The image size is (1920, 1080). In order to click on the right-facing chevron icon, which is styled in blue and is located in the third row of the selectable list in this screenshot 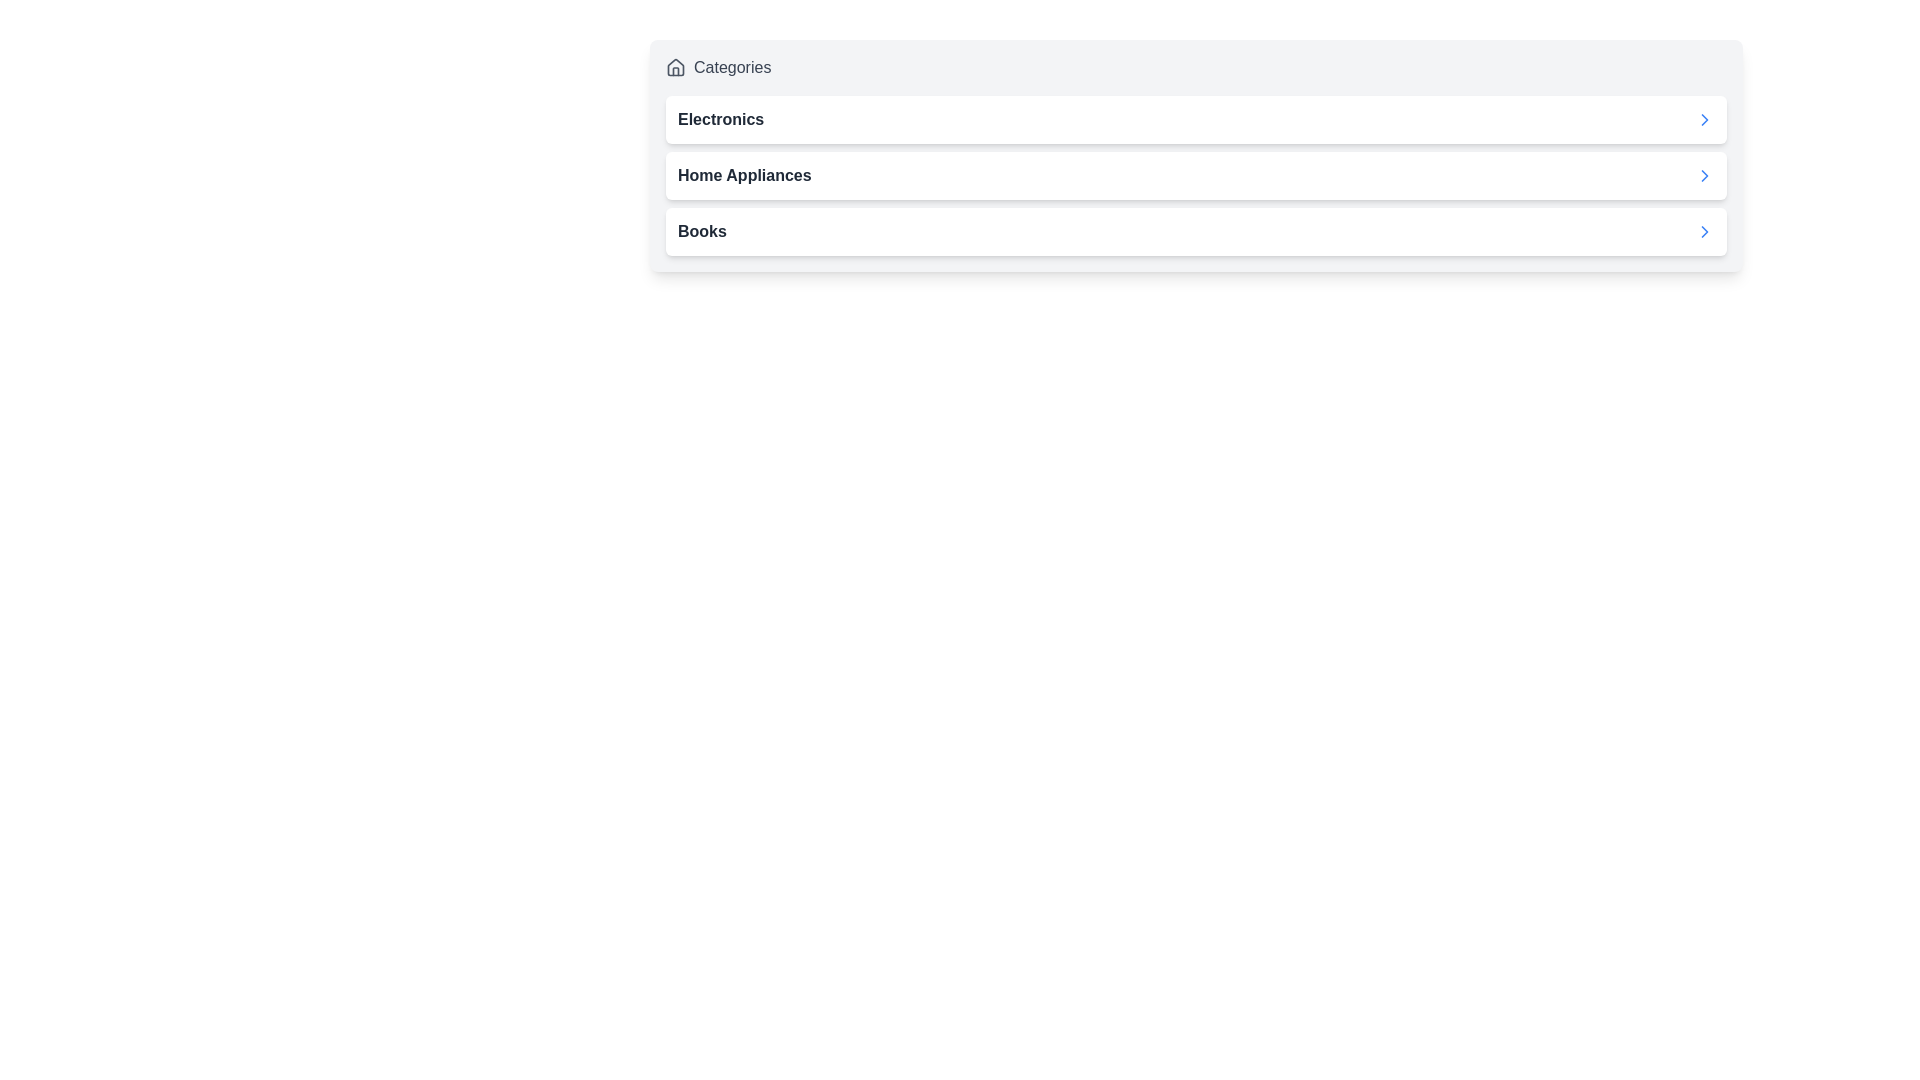, I will do `click(1703, 175)`.